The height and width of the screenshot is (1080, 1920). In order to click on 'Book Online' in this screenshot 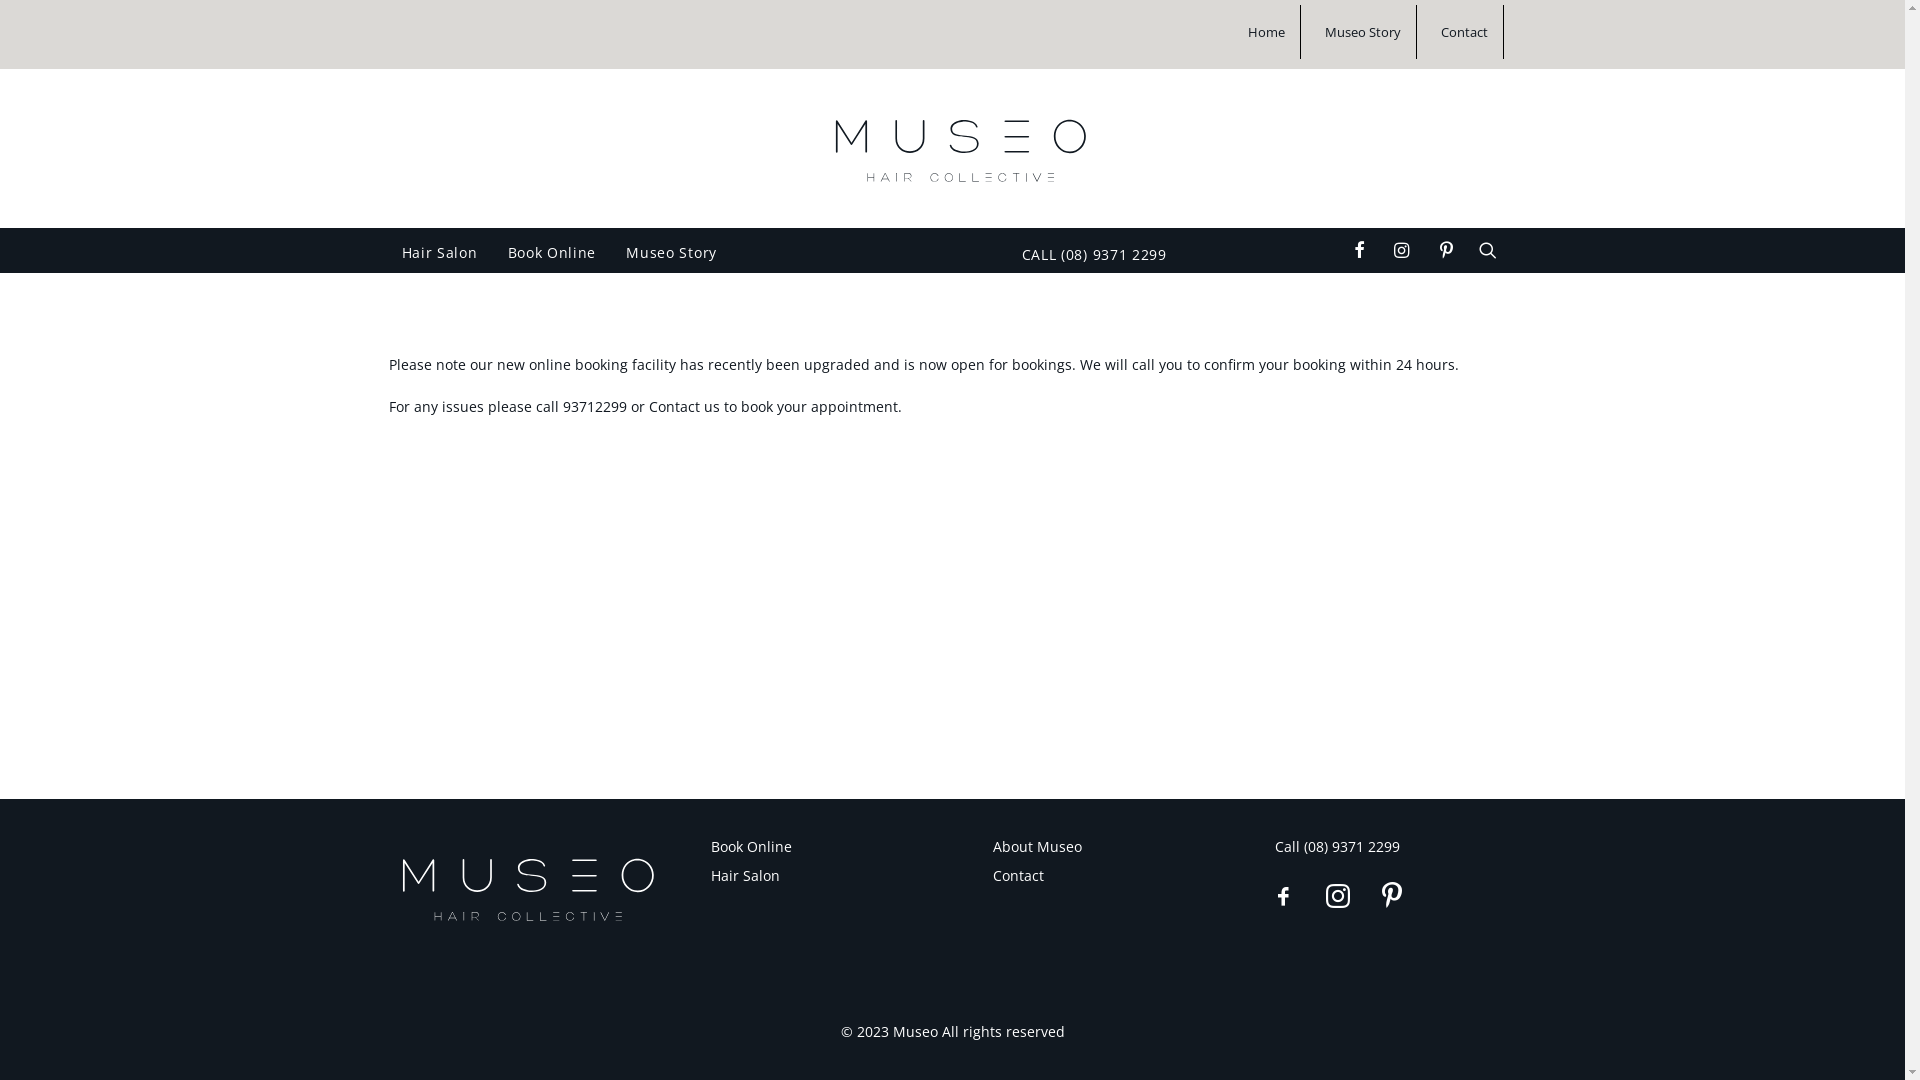, I will do `click(710, 846)`.